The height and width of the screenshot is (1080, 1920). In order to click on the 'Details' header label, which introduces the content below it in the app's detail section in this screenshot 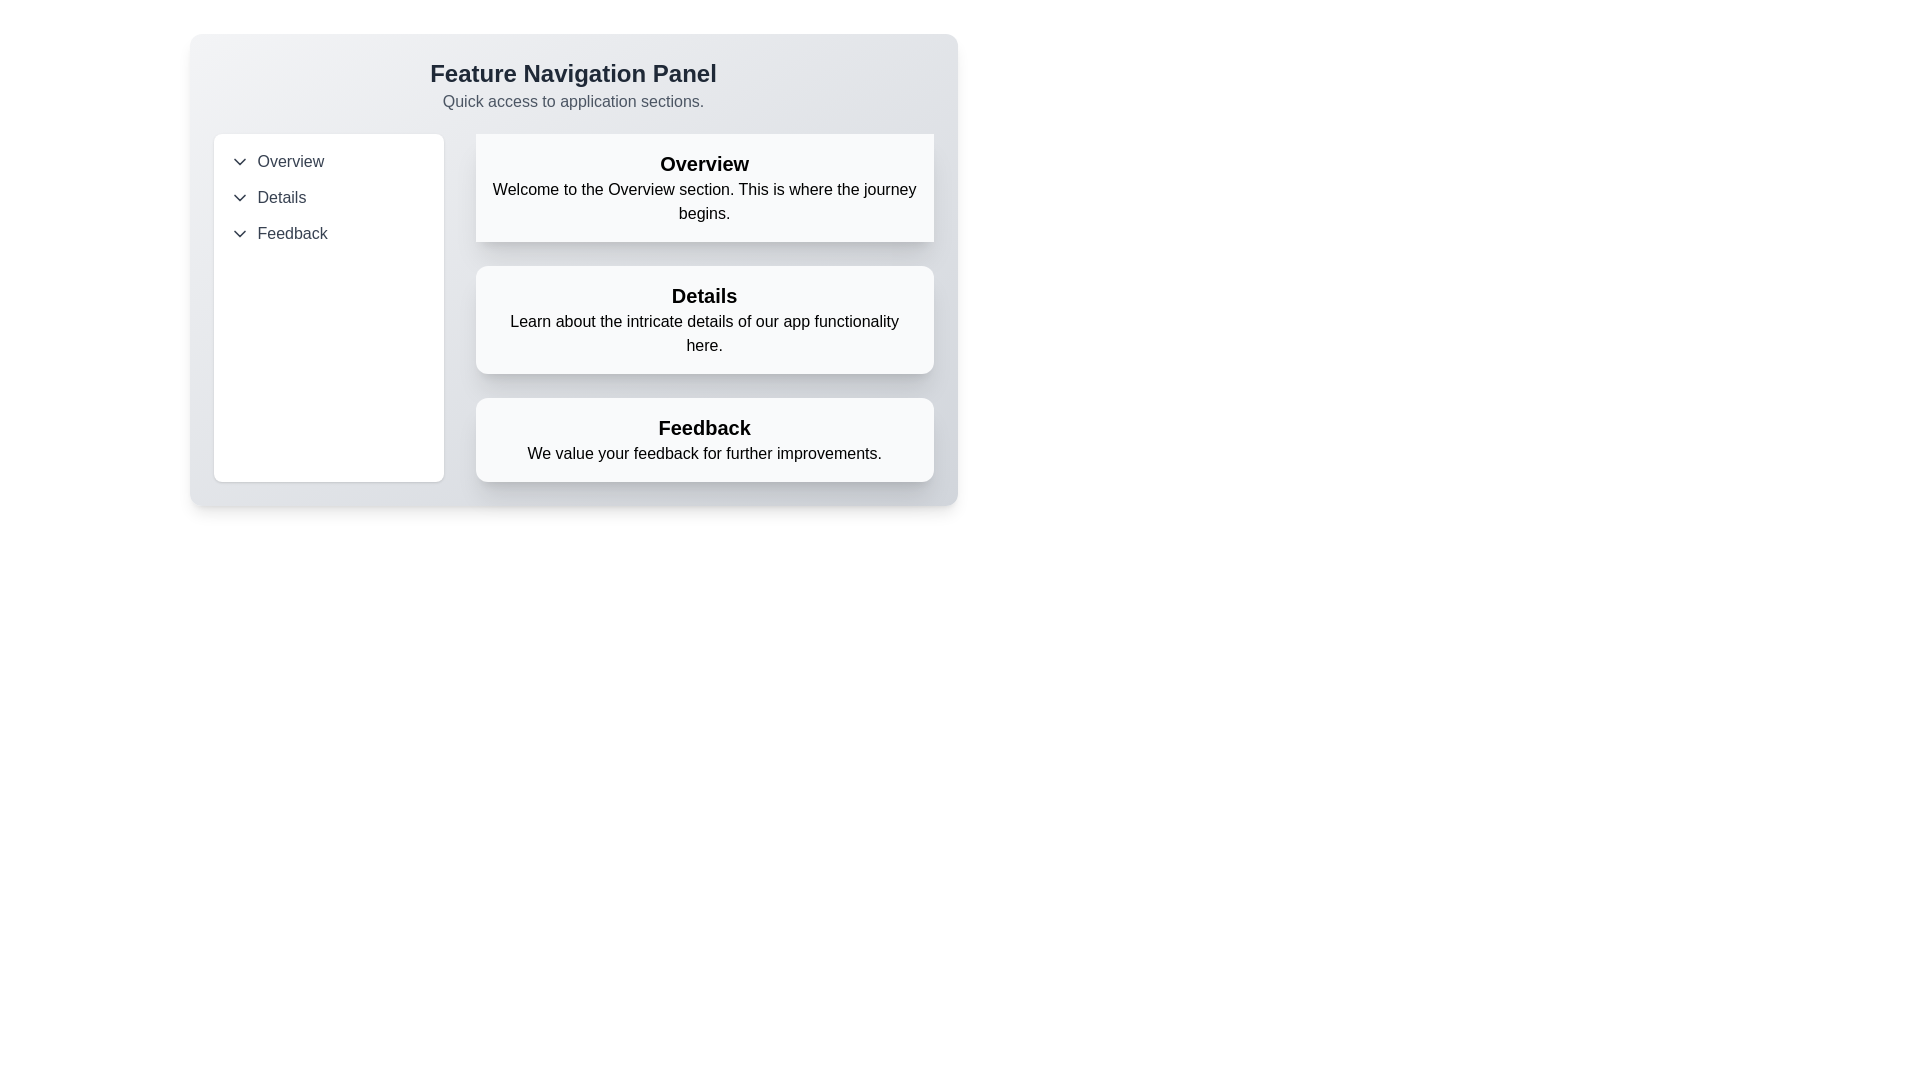, I will do `click(704, 296)`.